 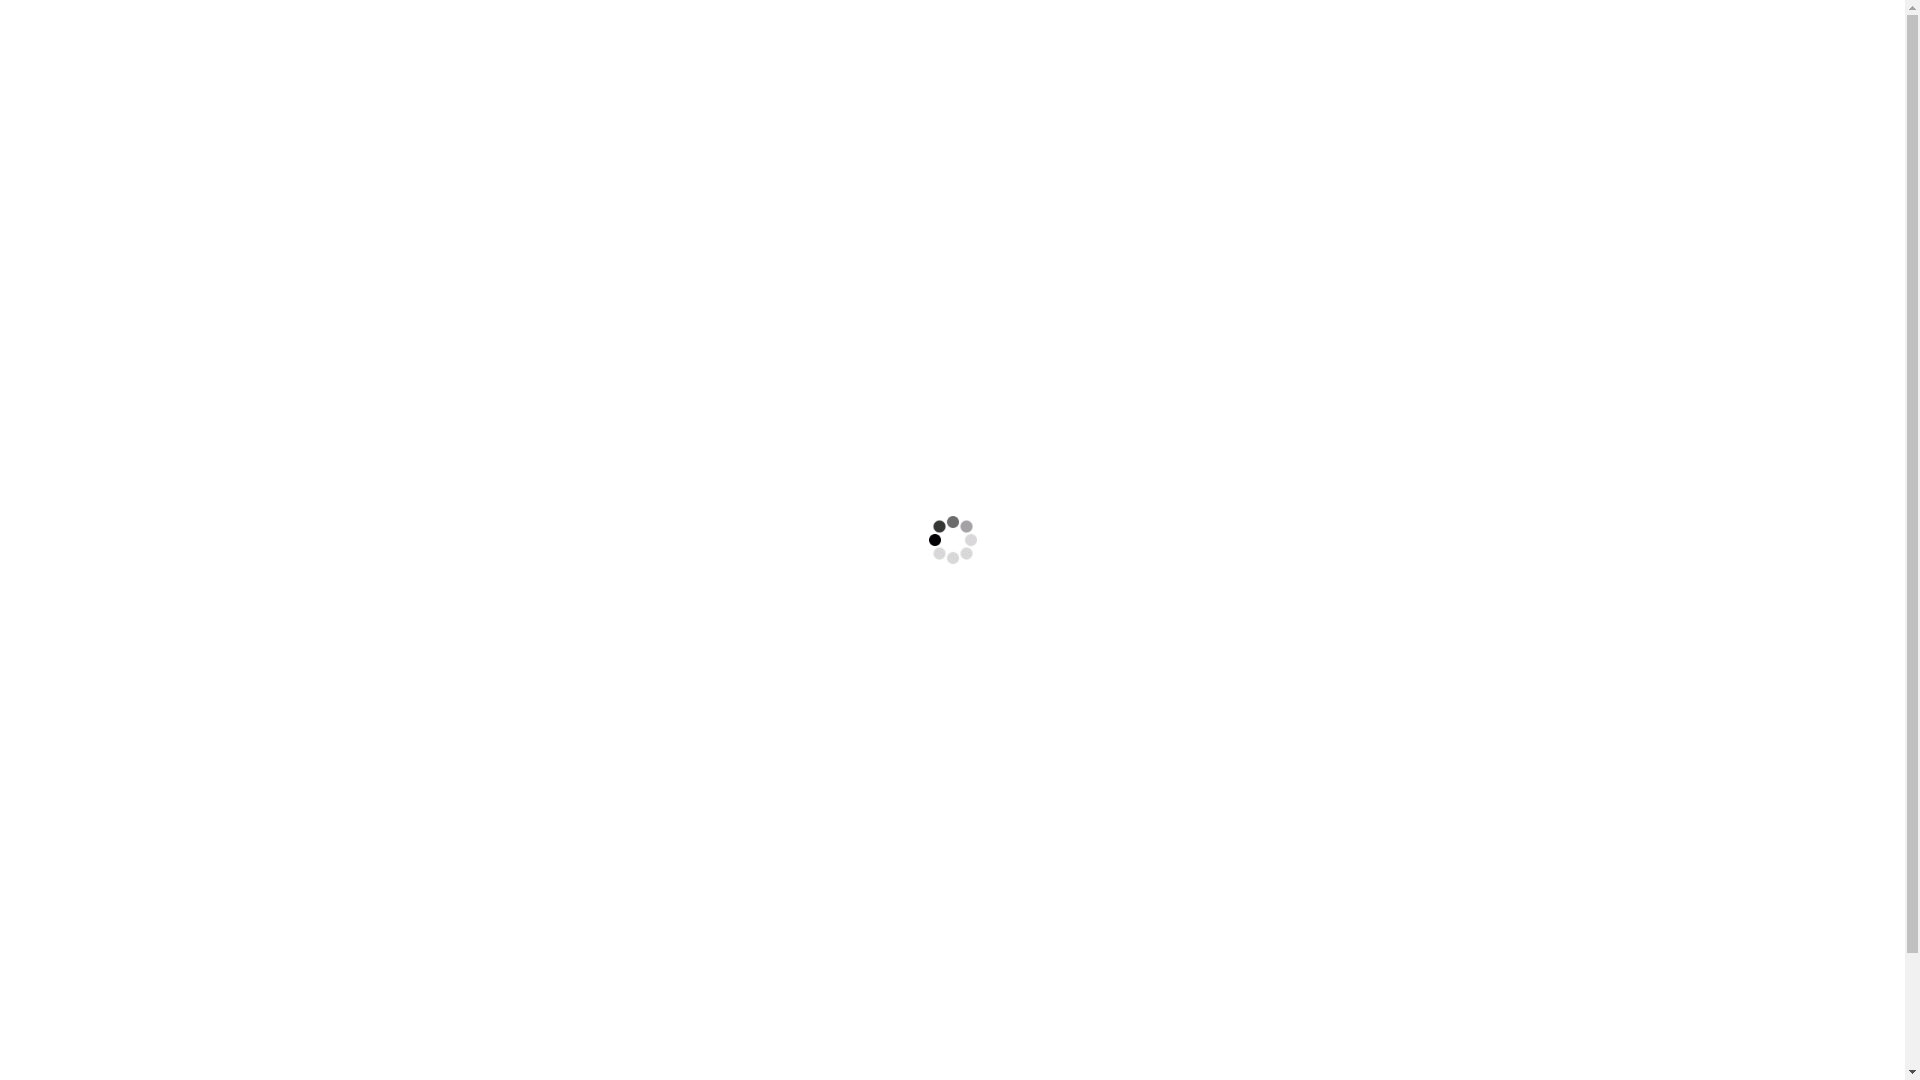 What do you see at coordinates (937, 57) in the screenshot?
I see `'Dienstleistungen'` at bounding box center [937, 57].